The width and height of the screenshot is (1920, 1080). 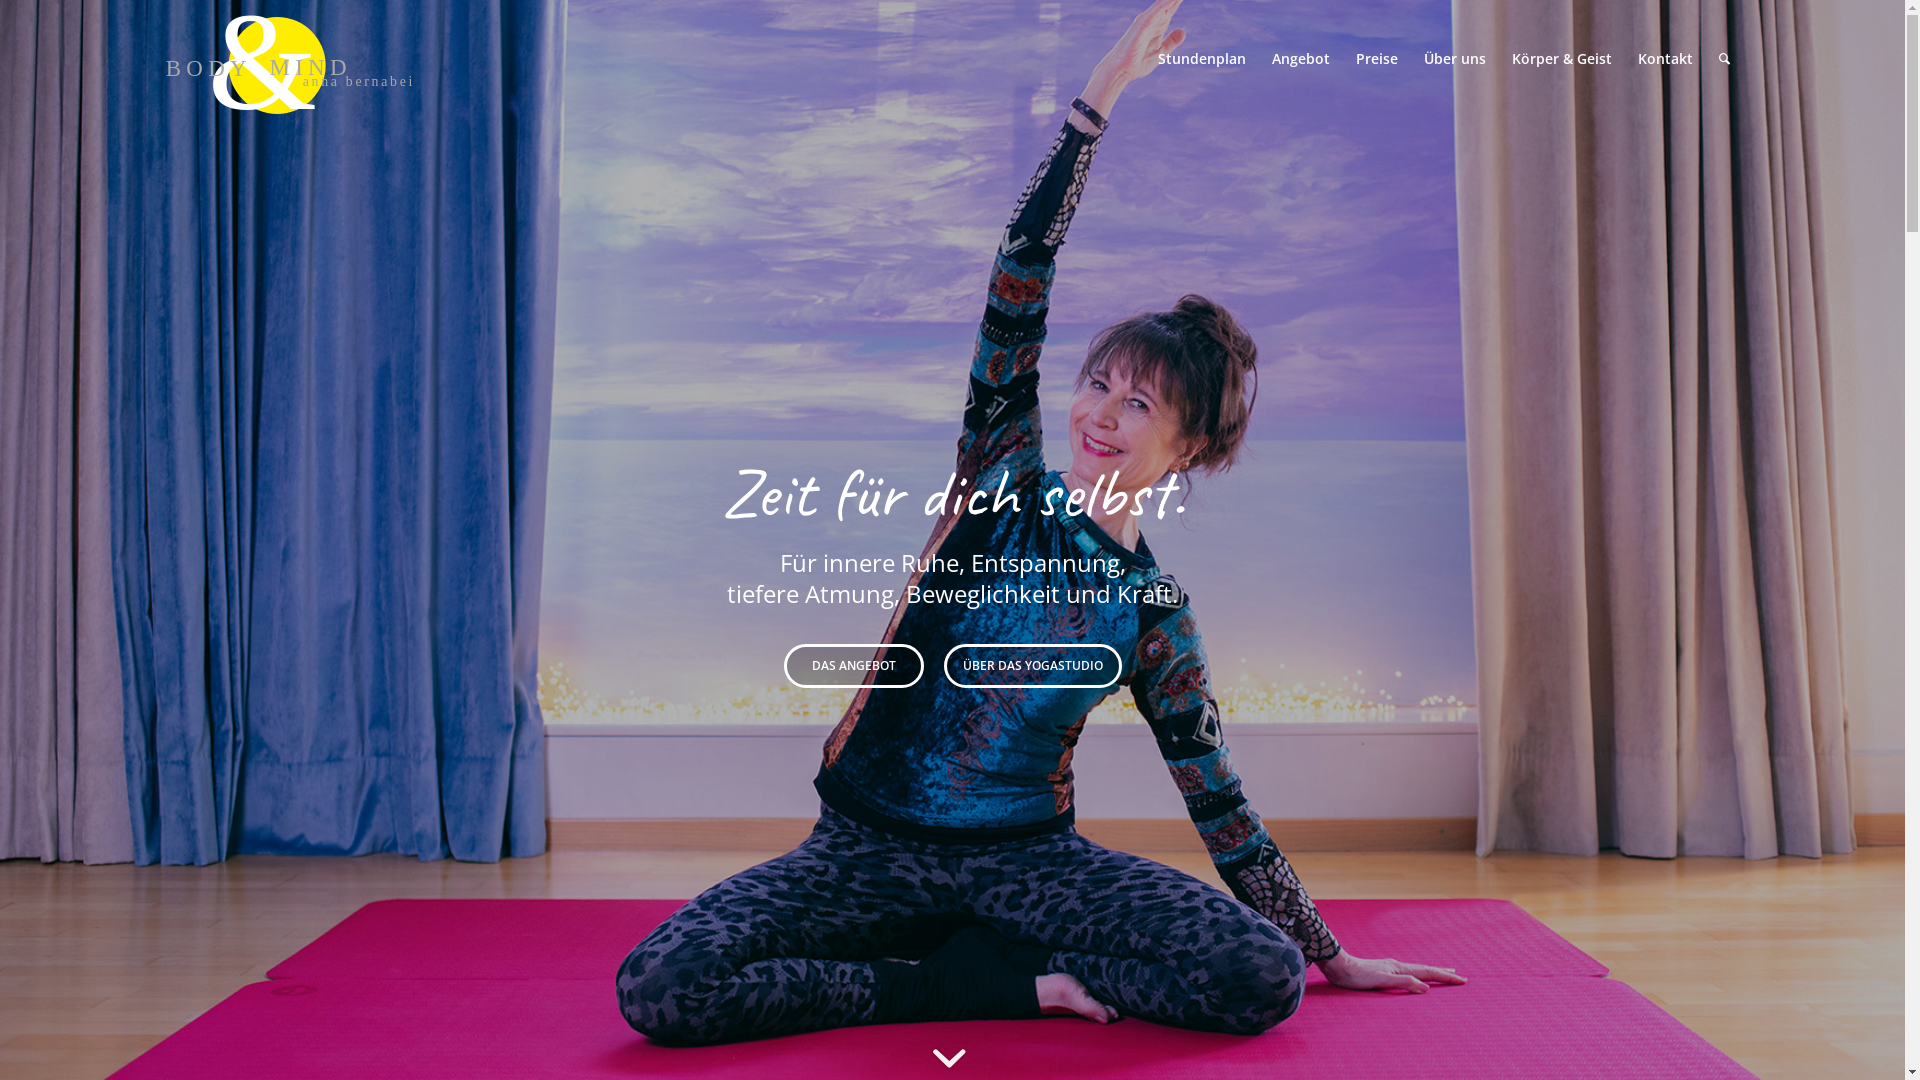 I want to click on 'Stundenplan', so click(x=1200, y=57).